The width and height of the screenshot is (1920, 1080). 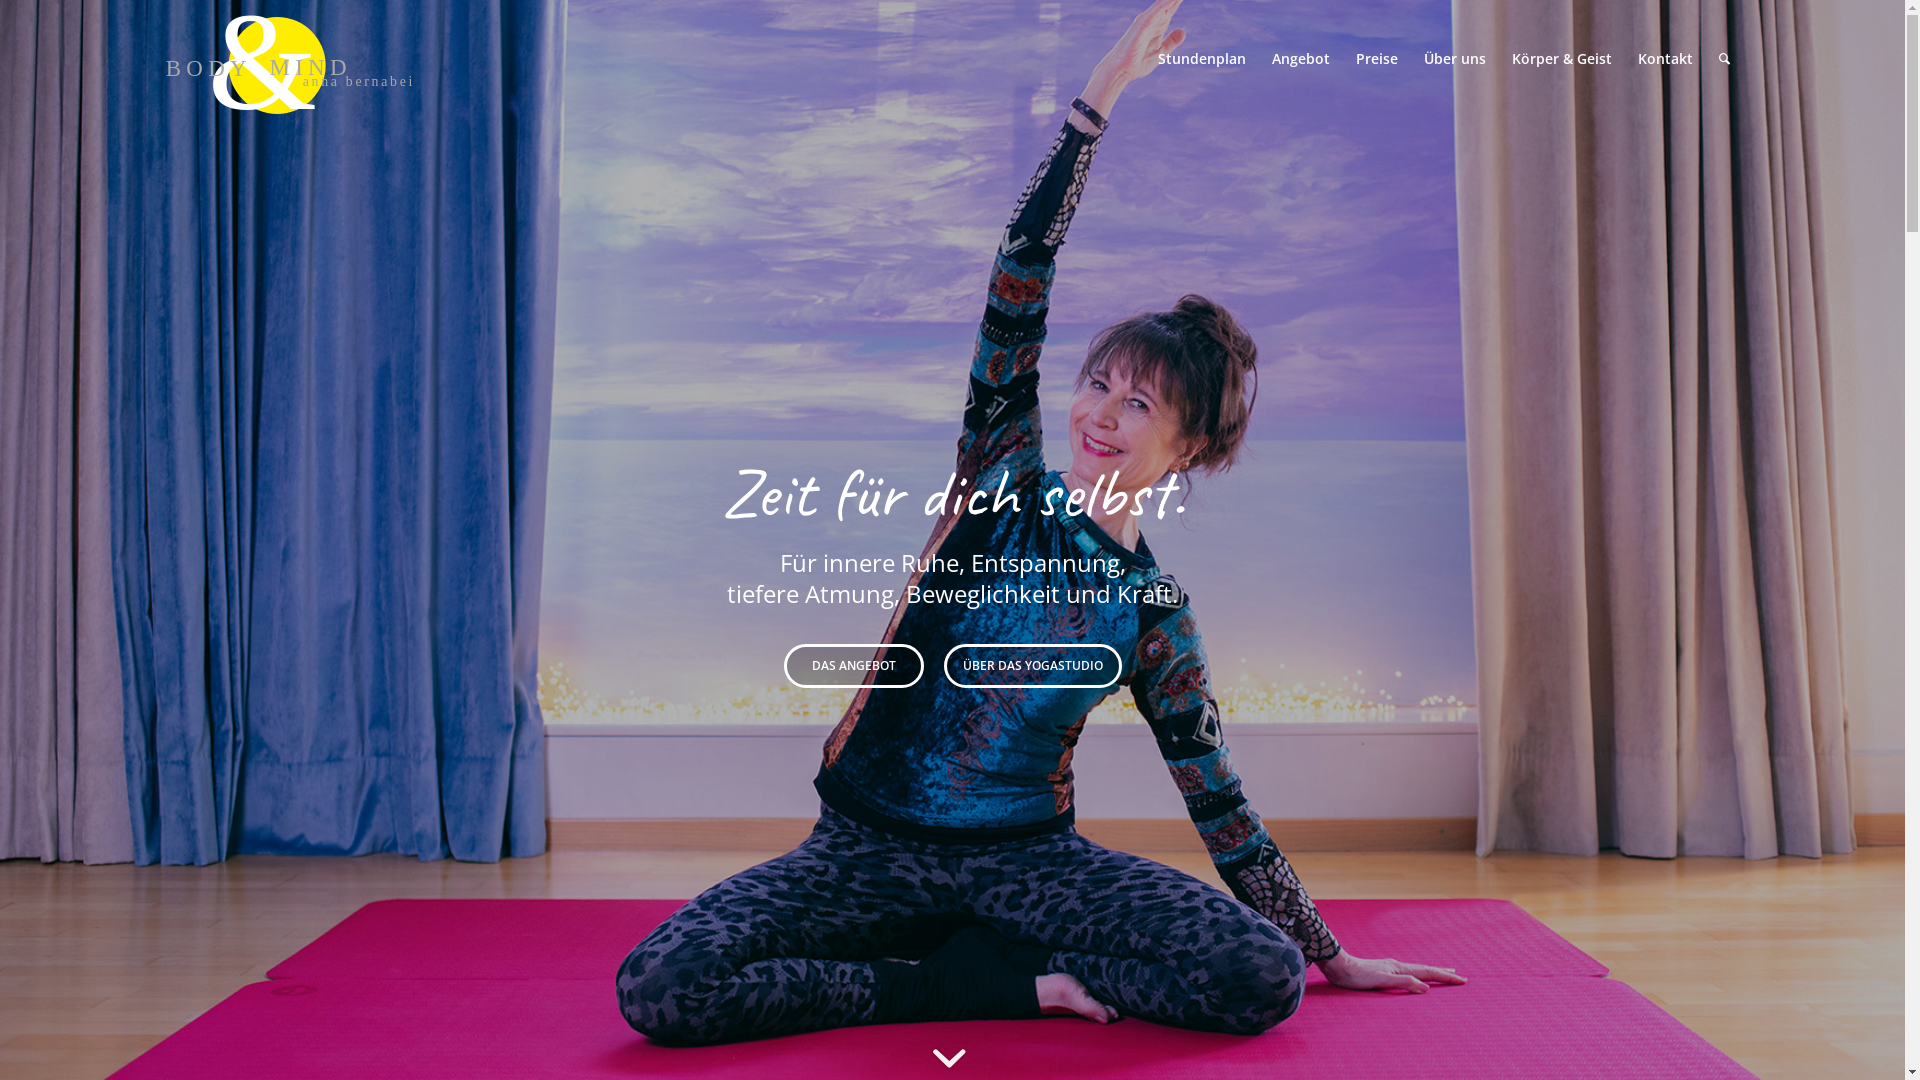 I want to click on 'Stundenplan', so click(x=1200, y=57).